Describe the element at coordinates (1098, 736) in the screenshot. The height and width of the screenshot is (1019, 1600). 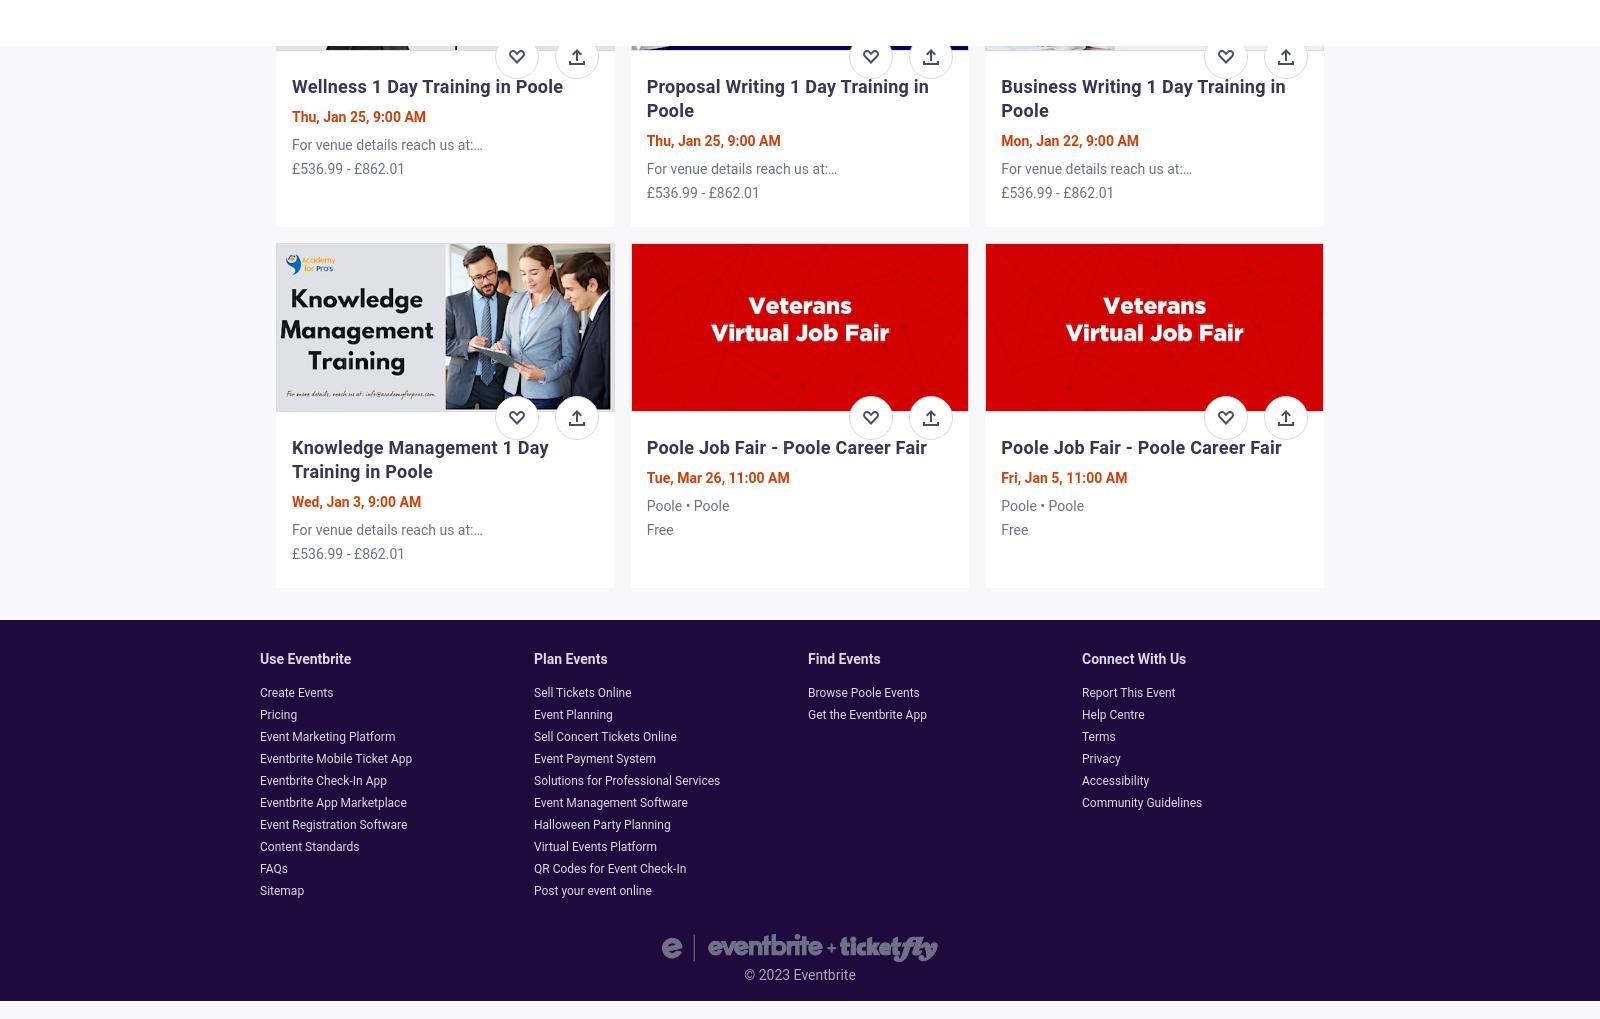
I see `'Terms'` at that location.